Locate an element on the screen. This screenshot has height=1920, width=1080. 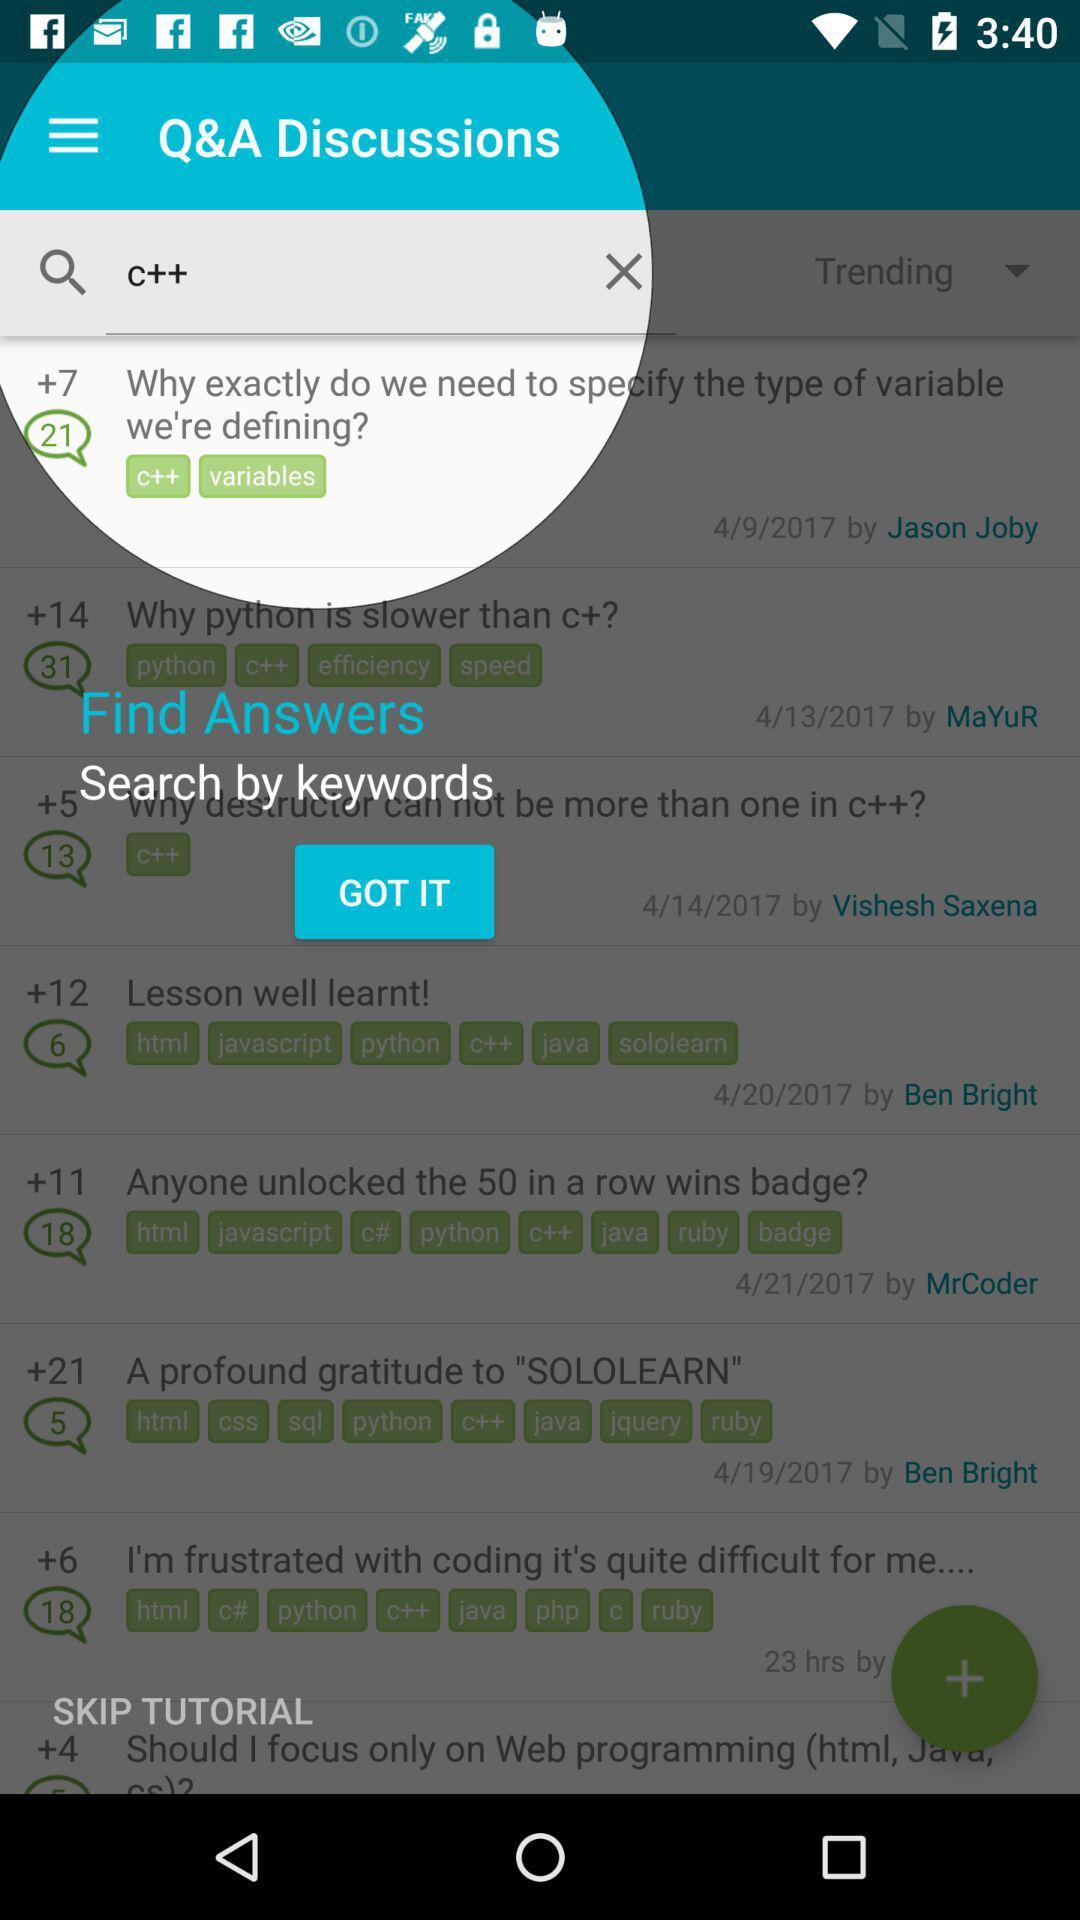
to favorites is located at coordinates (963, 1678).